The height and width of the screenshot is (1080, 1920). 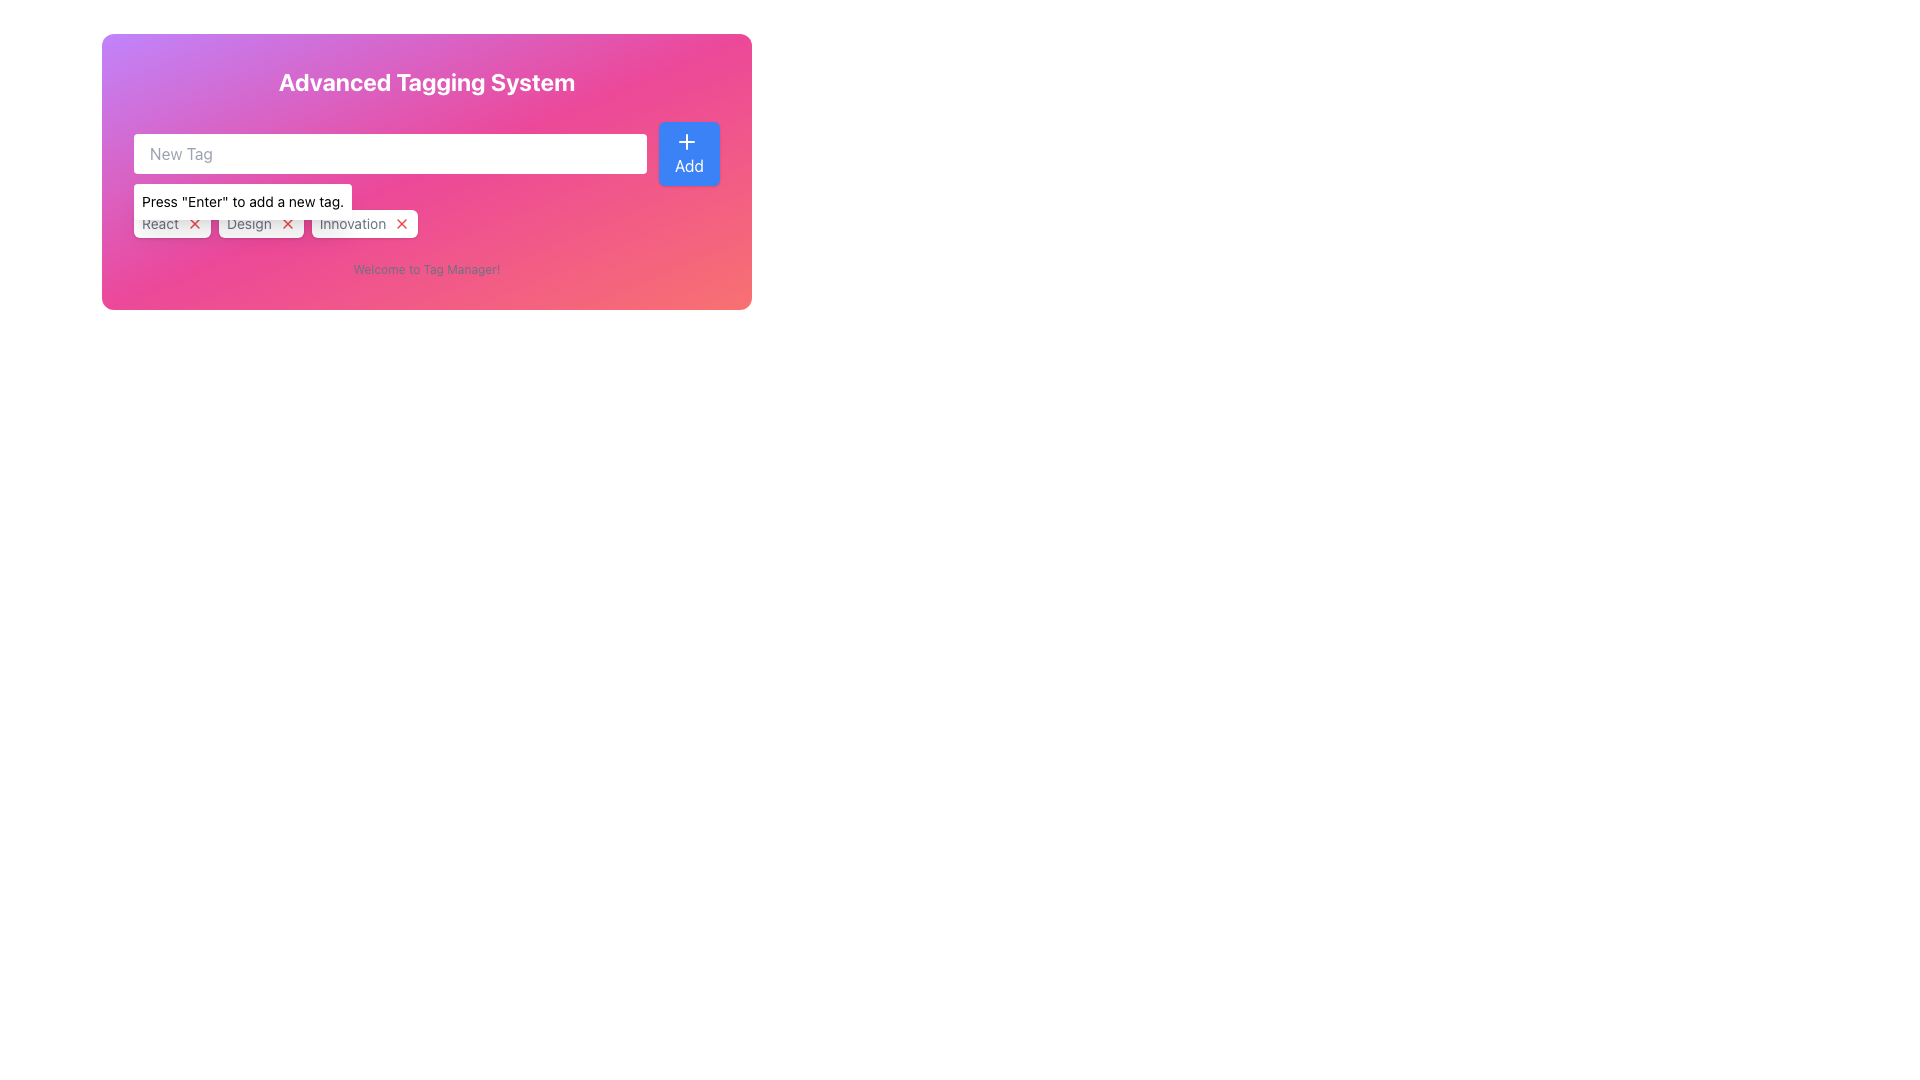 I want to click on the close or delete icon button for the 'Design' tag, which is positioned to the right side of the text label in a horizontal list of tags, so click(x=286, y=223).